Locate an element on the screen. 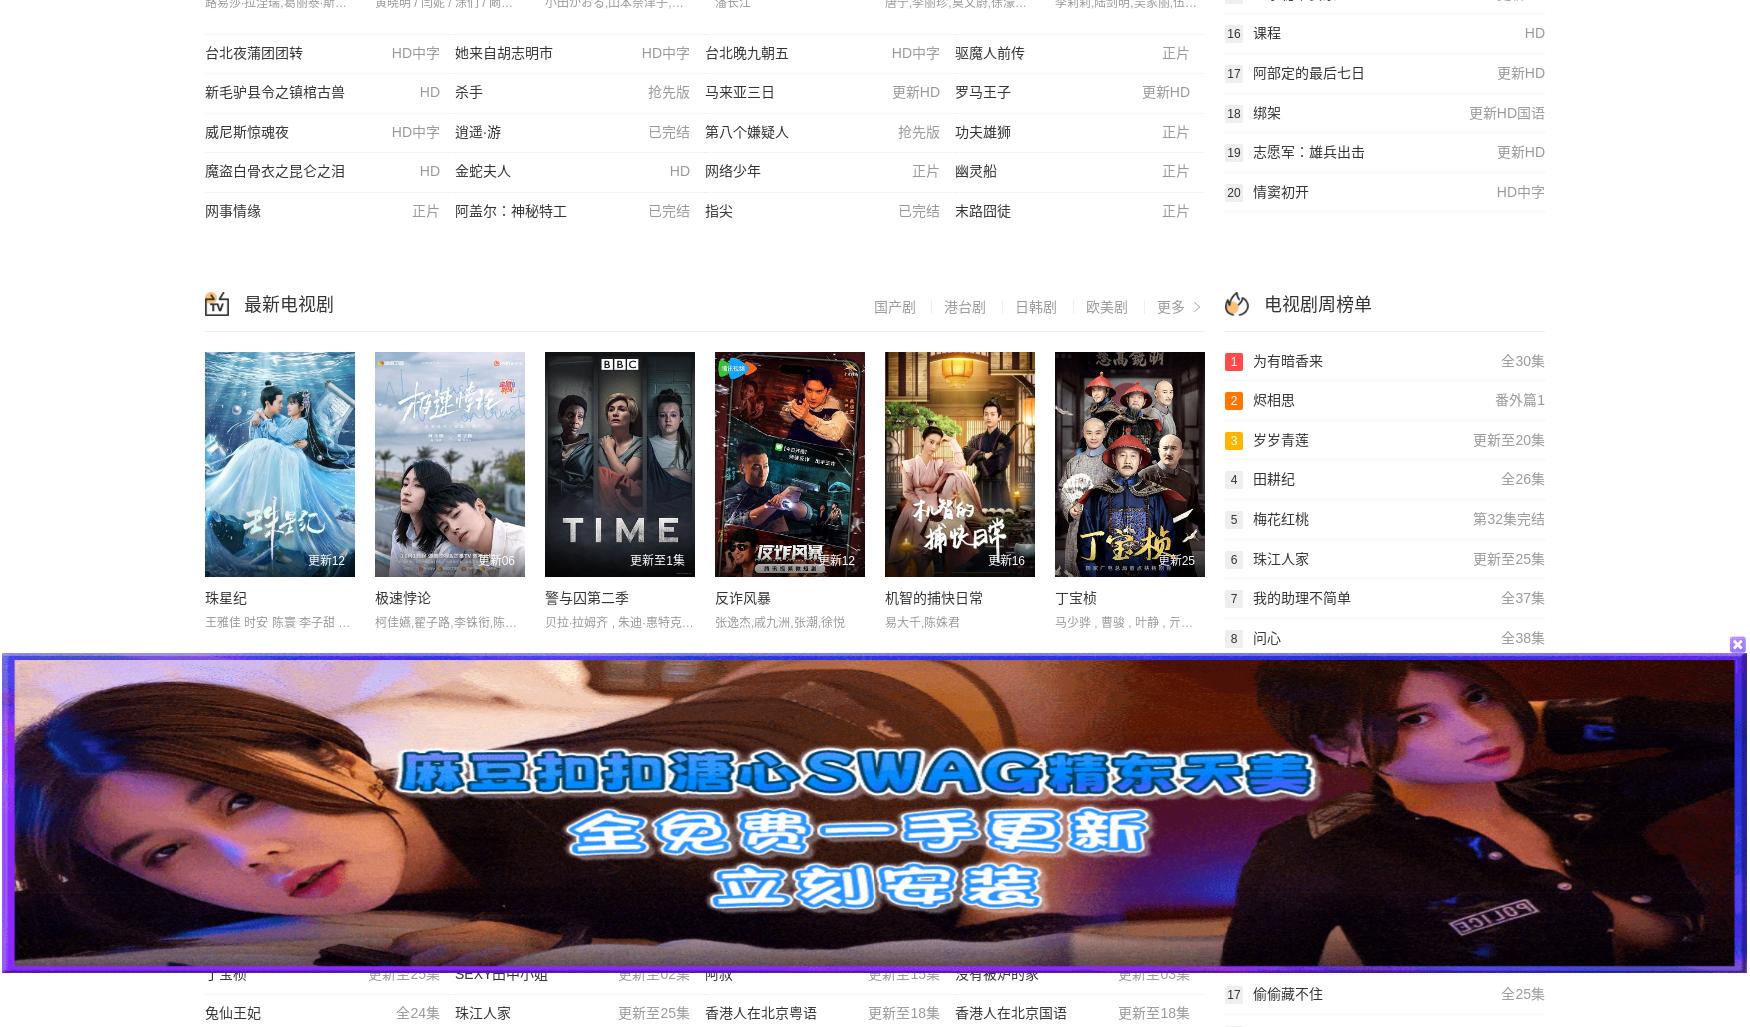  '11' is located at coordinates (1233, 756).